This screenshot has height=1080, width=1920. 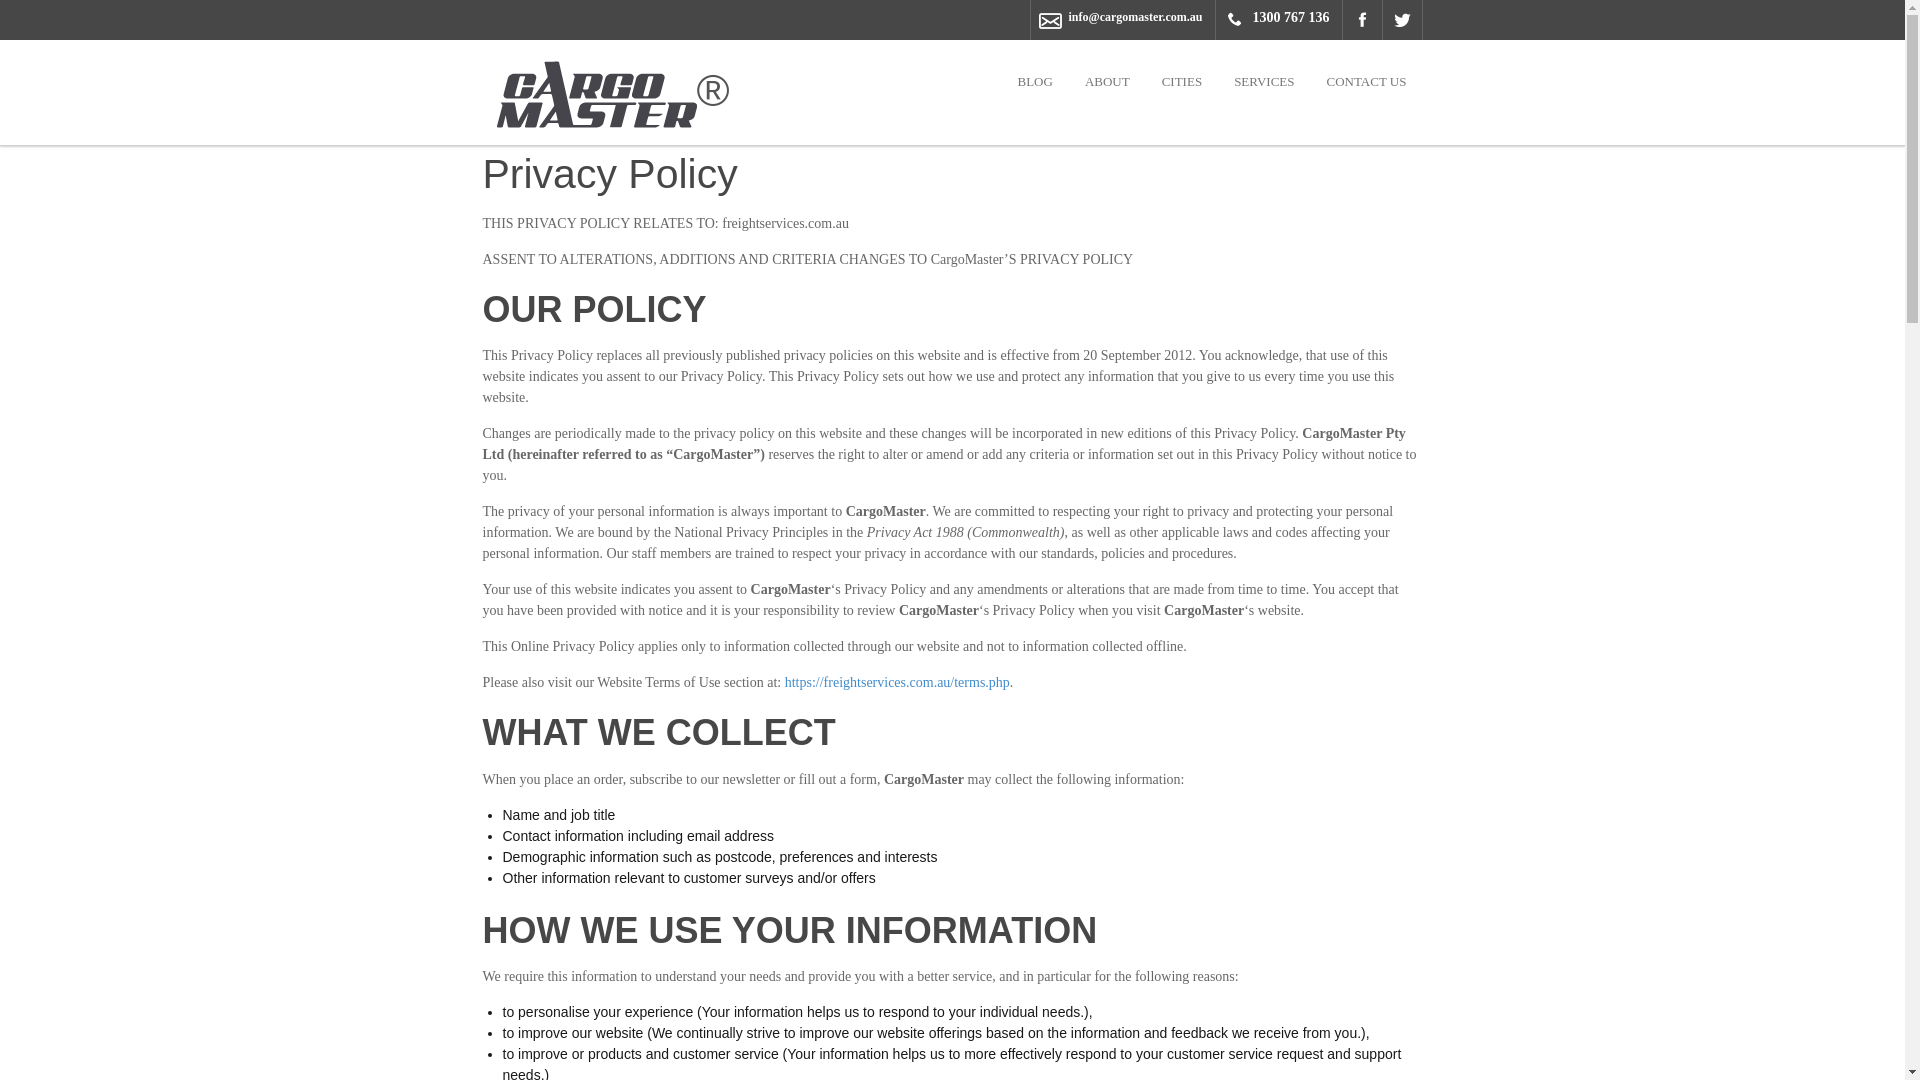 I want to click on 'ABOUT', so click(x=1106, y=80).